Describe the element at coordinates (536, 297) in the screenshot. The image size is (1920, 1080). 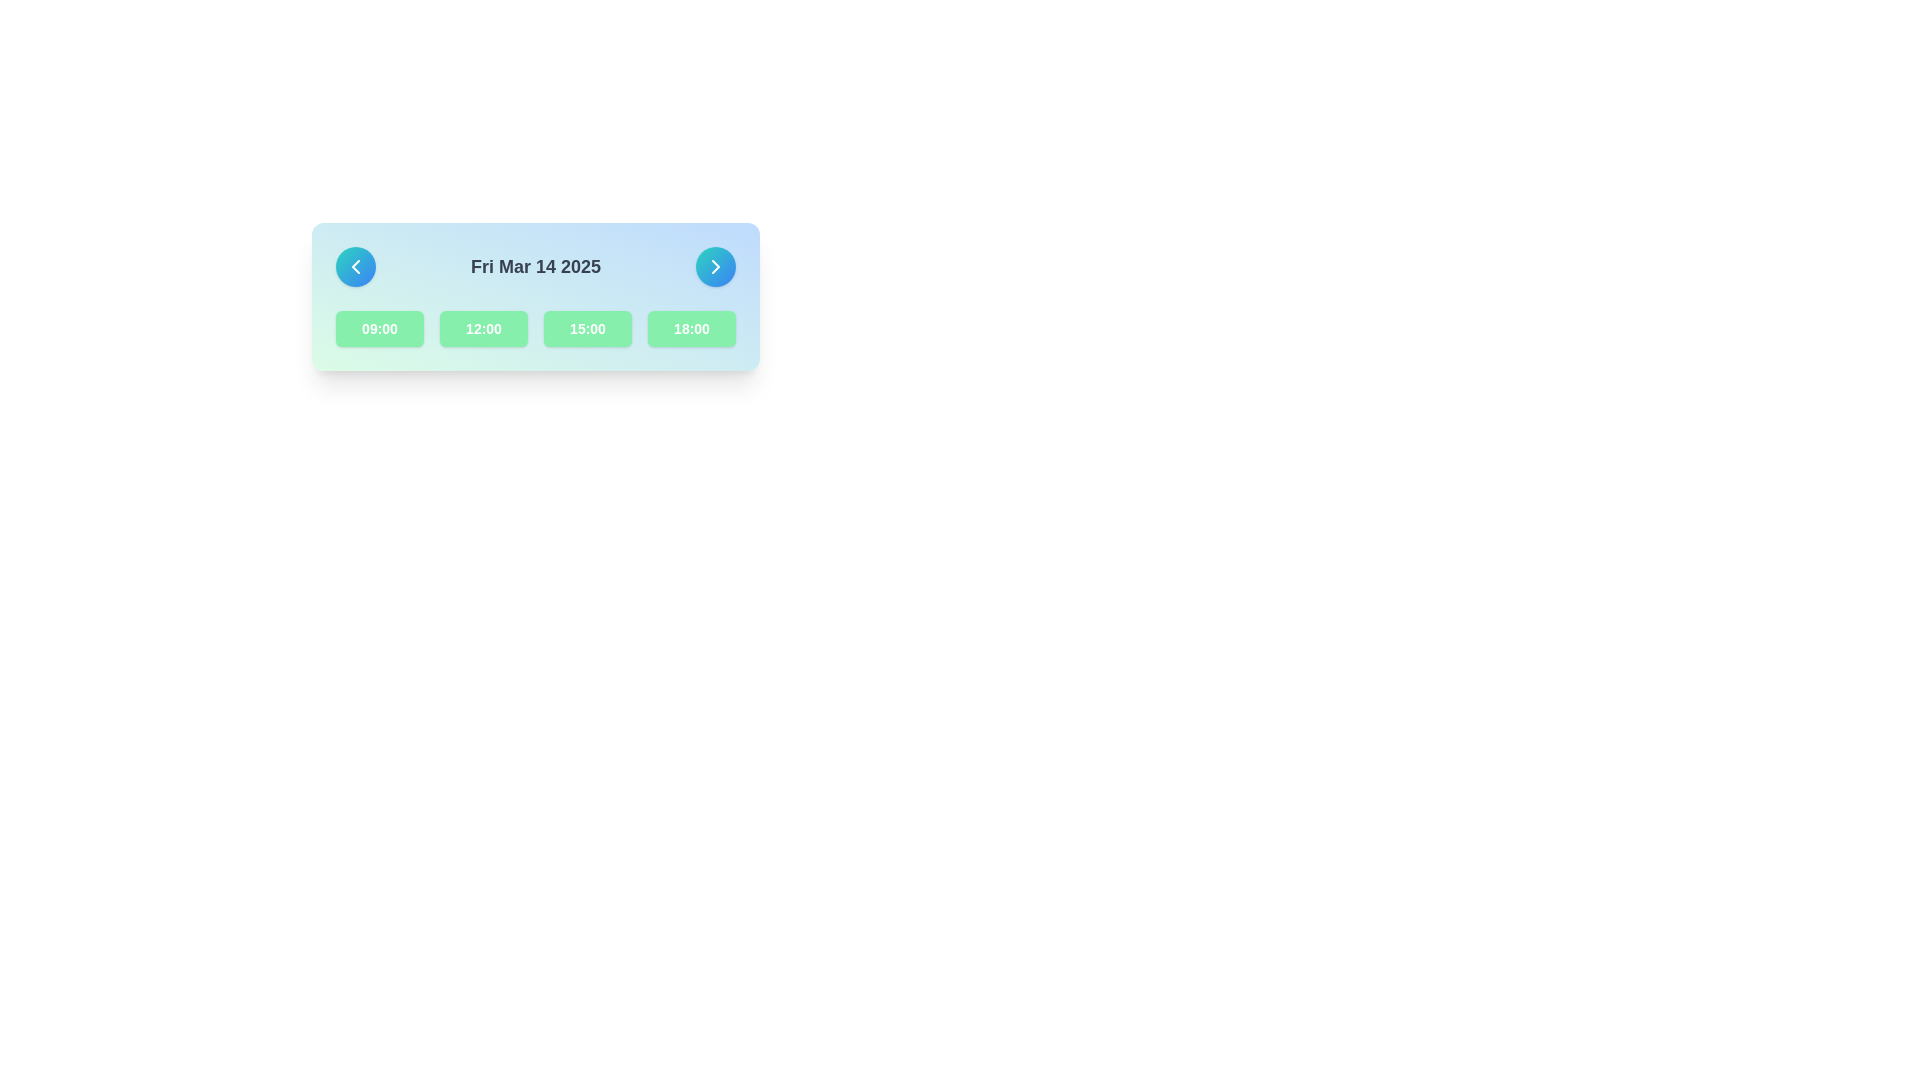
I see `the time slot button located within the rectangular card that has a gradient background from green to blue, which displays selectable time slots beneath the date` at that location.